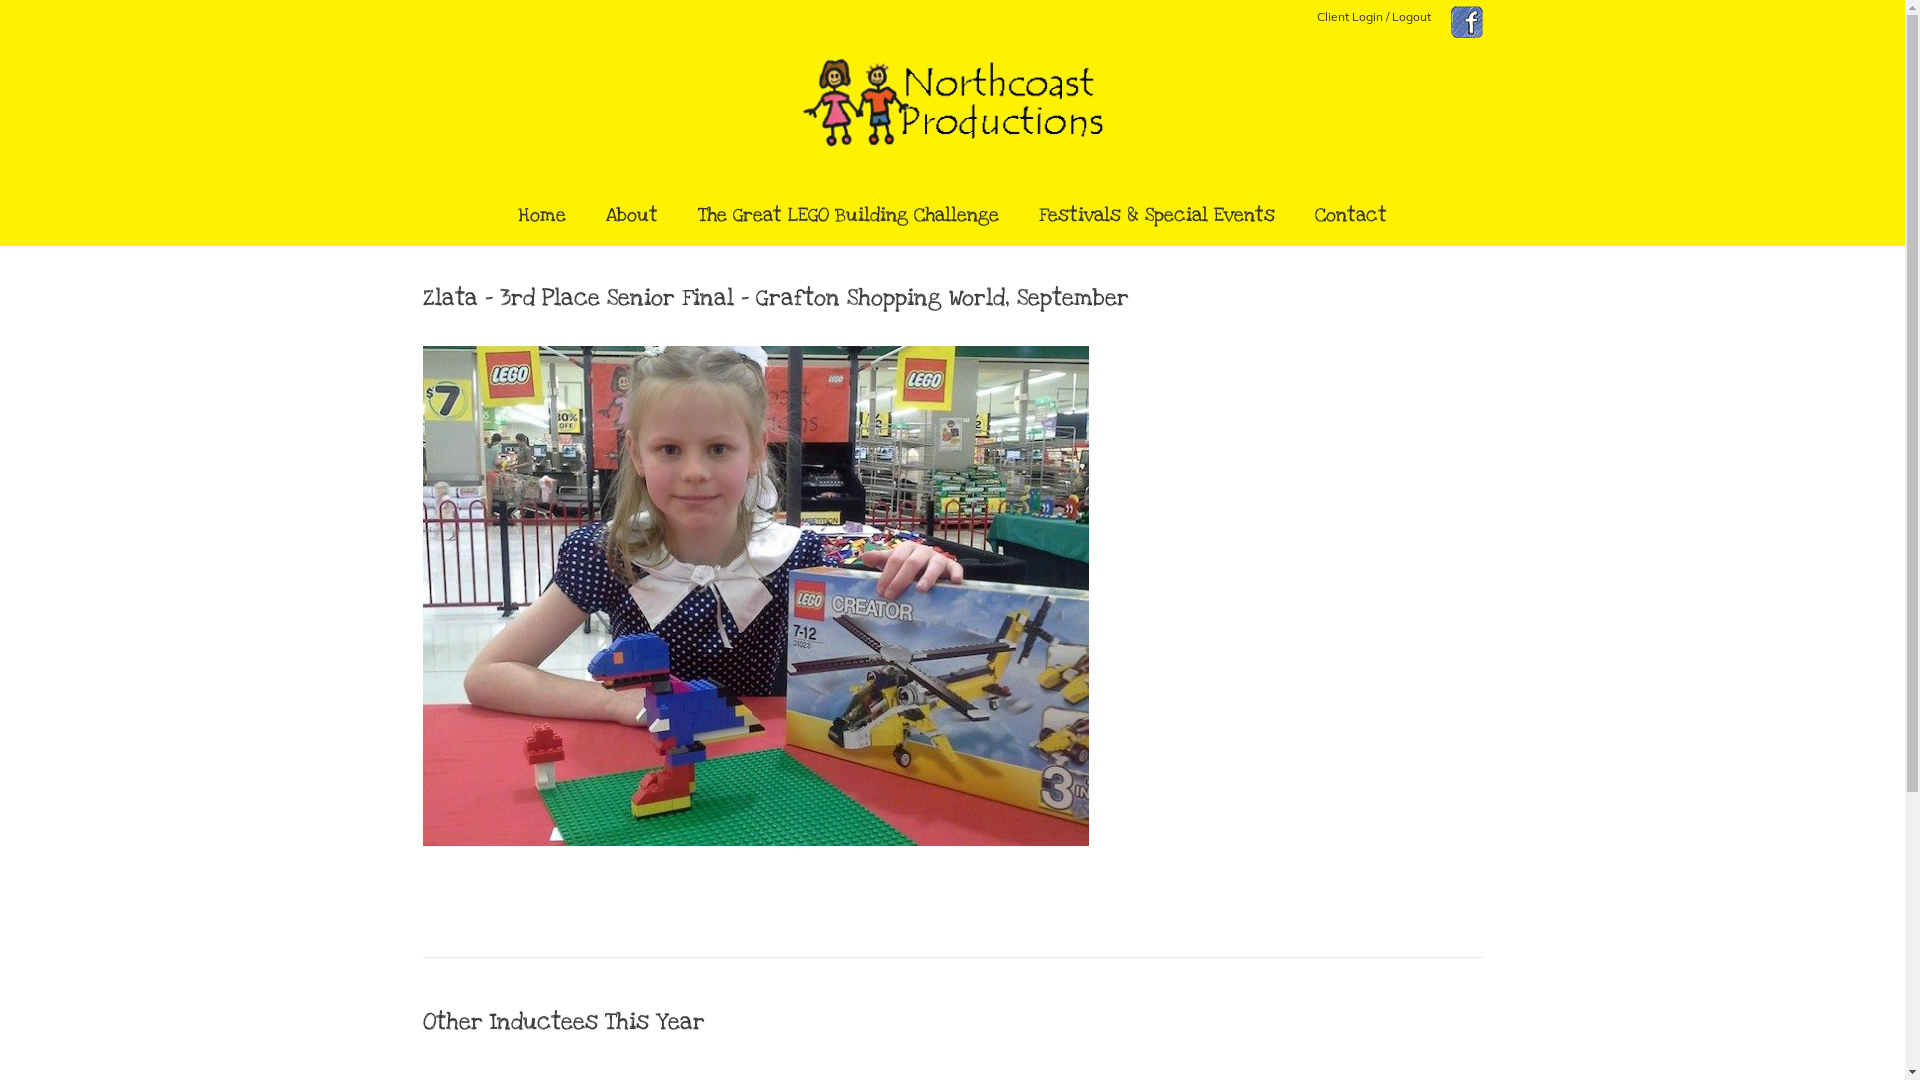  What do you see at coordinates (542, 216) in the screenshot?
I see `'Home'` at bounding box center [542, 216].